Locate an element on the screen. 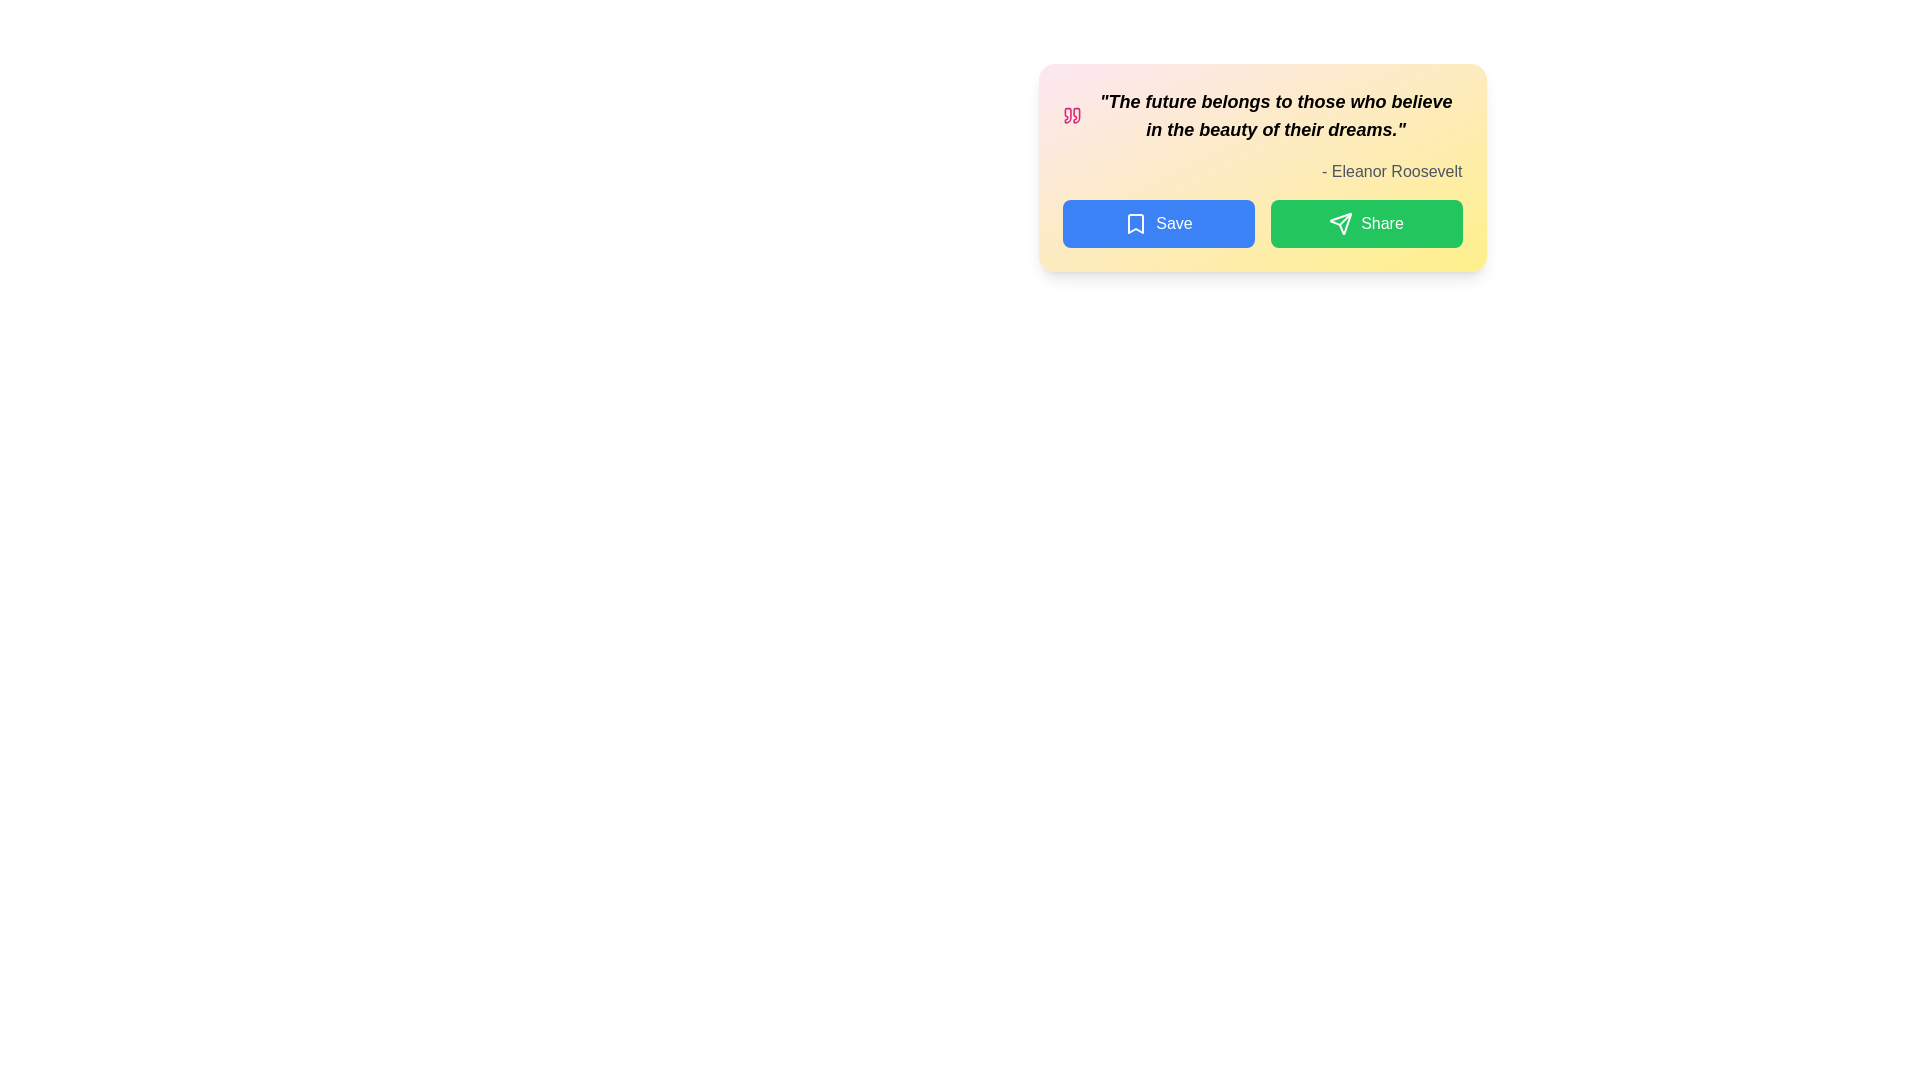  the minimalist triangular 'send' icon located inside the green rounded rectangular 'Share' button, positioned to the left of the label 'Share' is located at coordinates (1341, 223).